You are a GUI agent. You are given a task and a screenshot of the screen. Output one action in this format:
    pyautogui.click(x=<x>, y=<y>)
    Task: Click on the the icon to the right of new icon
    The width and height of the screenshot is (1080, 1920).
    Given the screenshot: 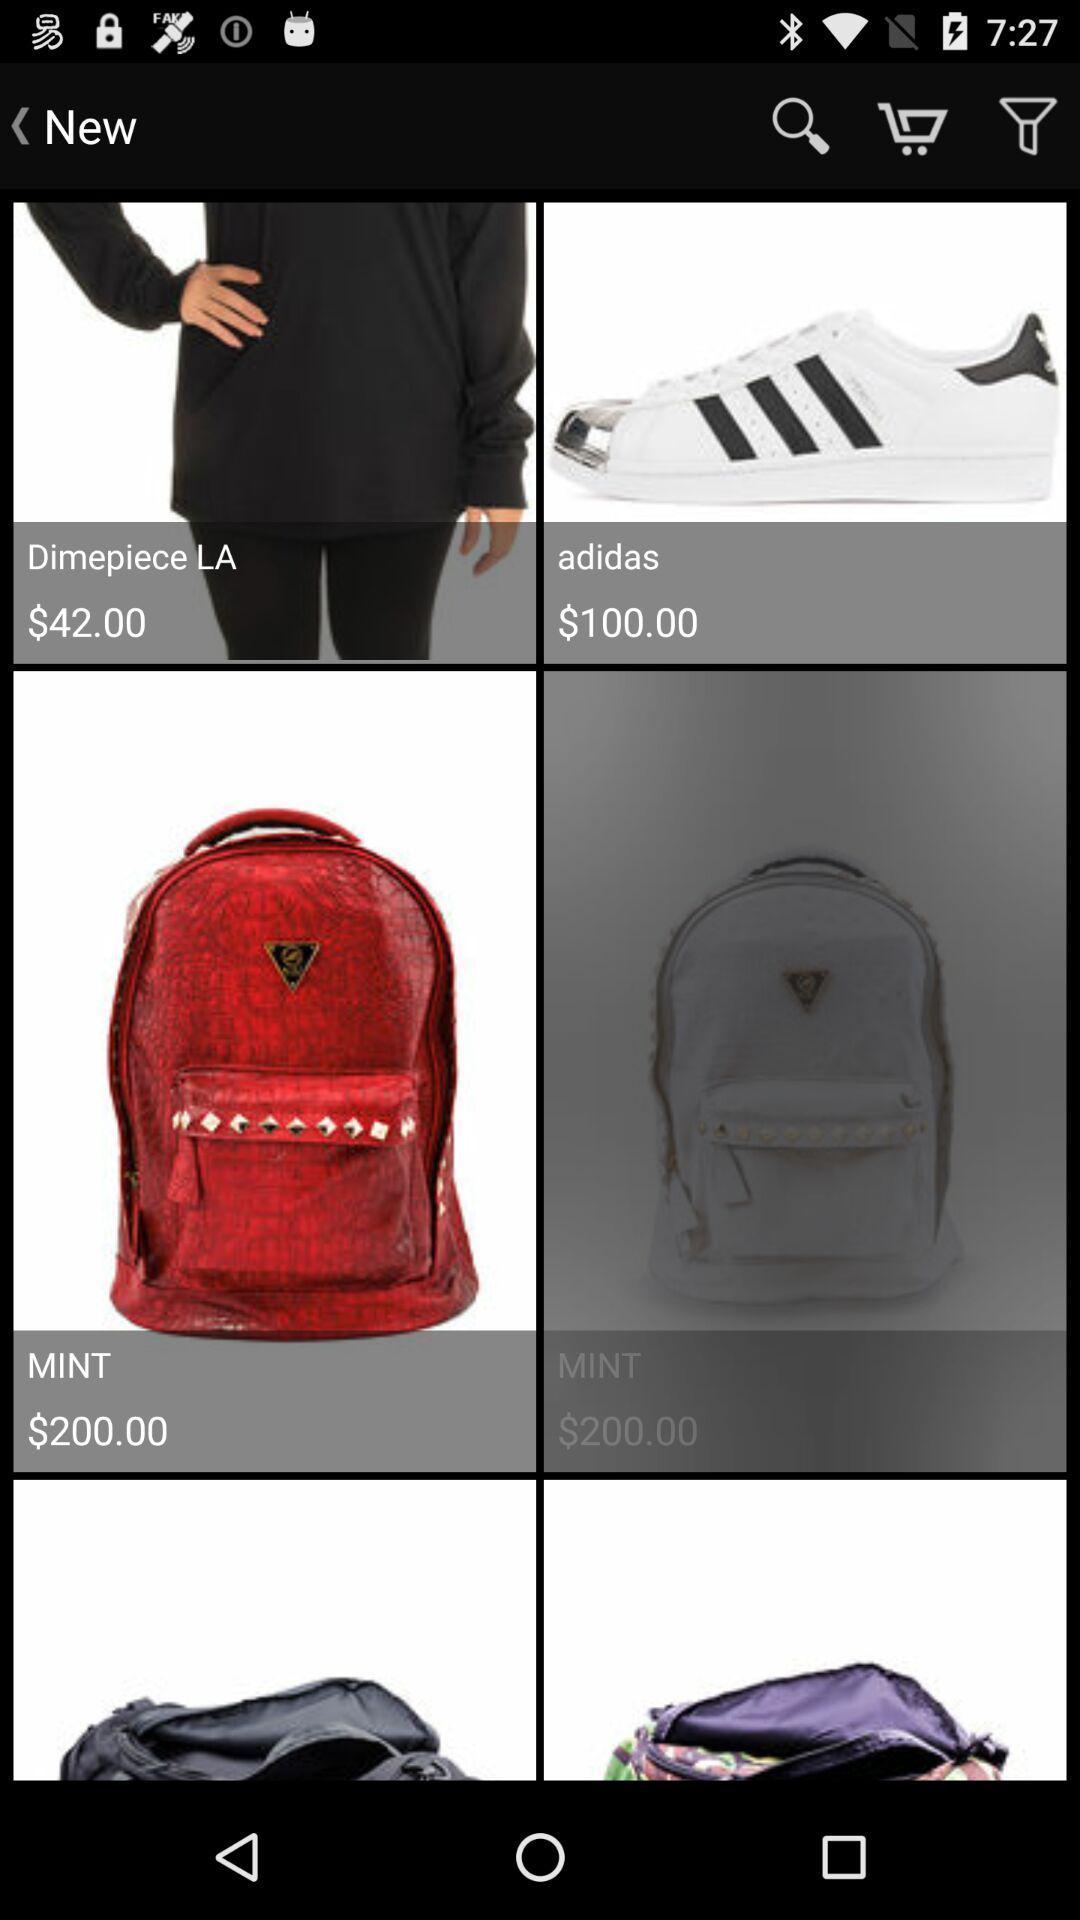 What is the action you would take?
    pyautogui.click(x=800, y=124)
    